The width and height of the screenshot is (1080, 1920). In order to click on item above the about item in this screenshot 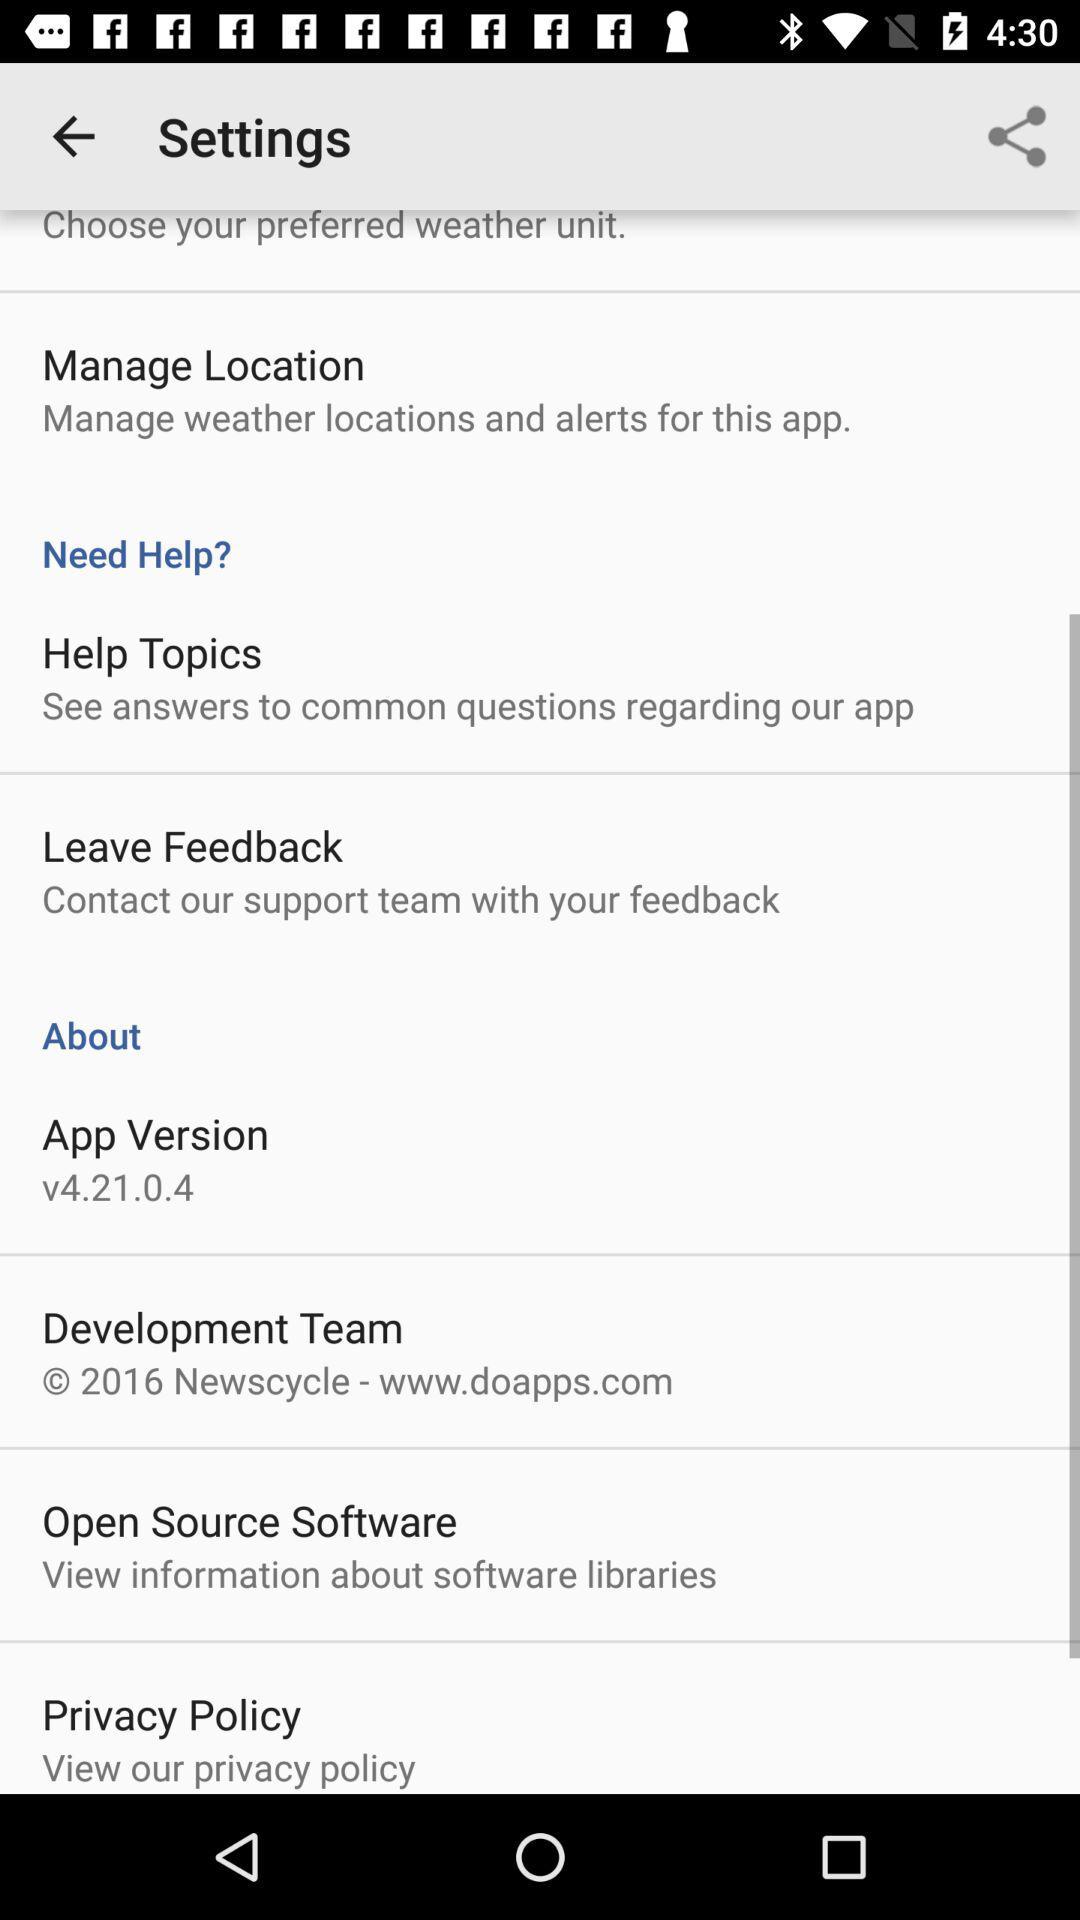, I will do `click(410, 897)`.